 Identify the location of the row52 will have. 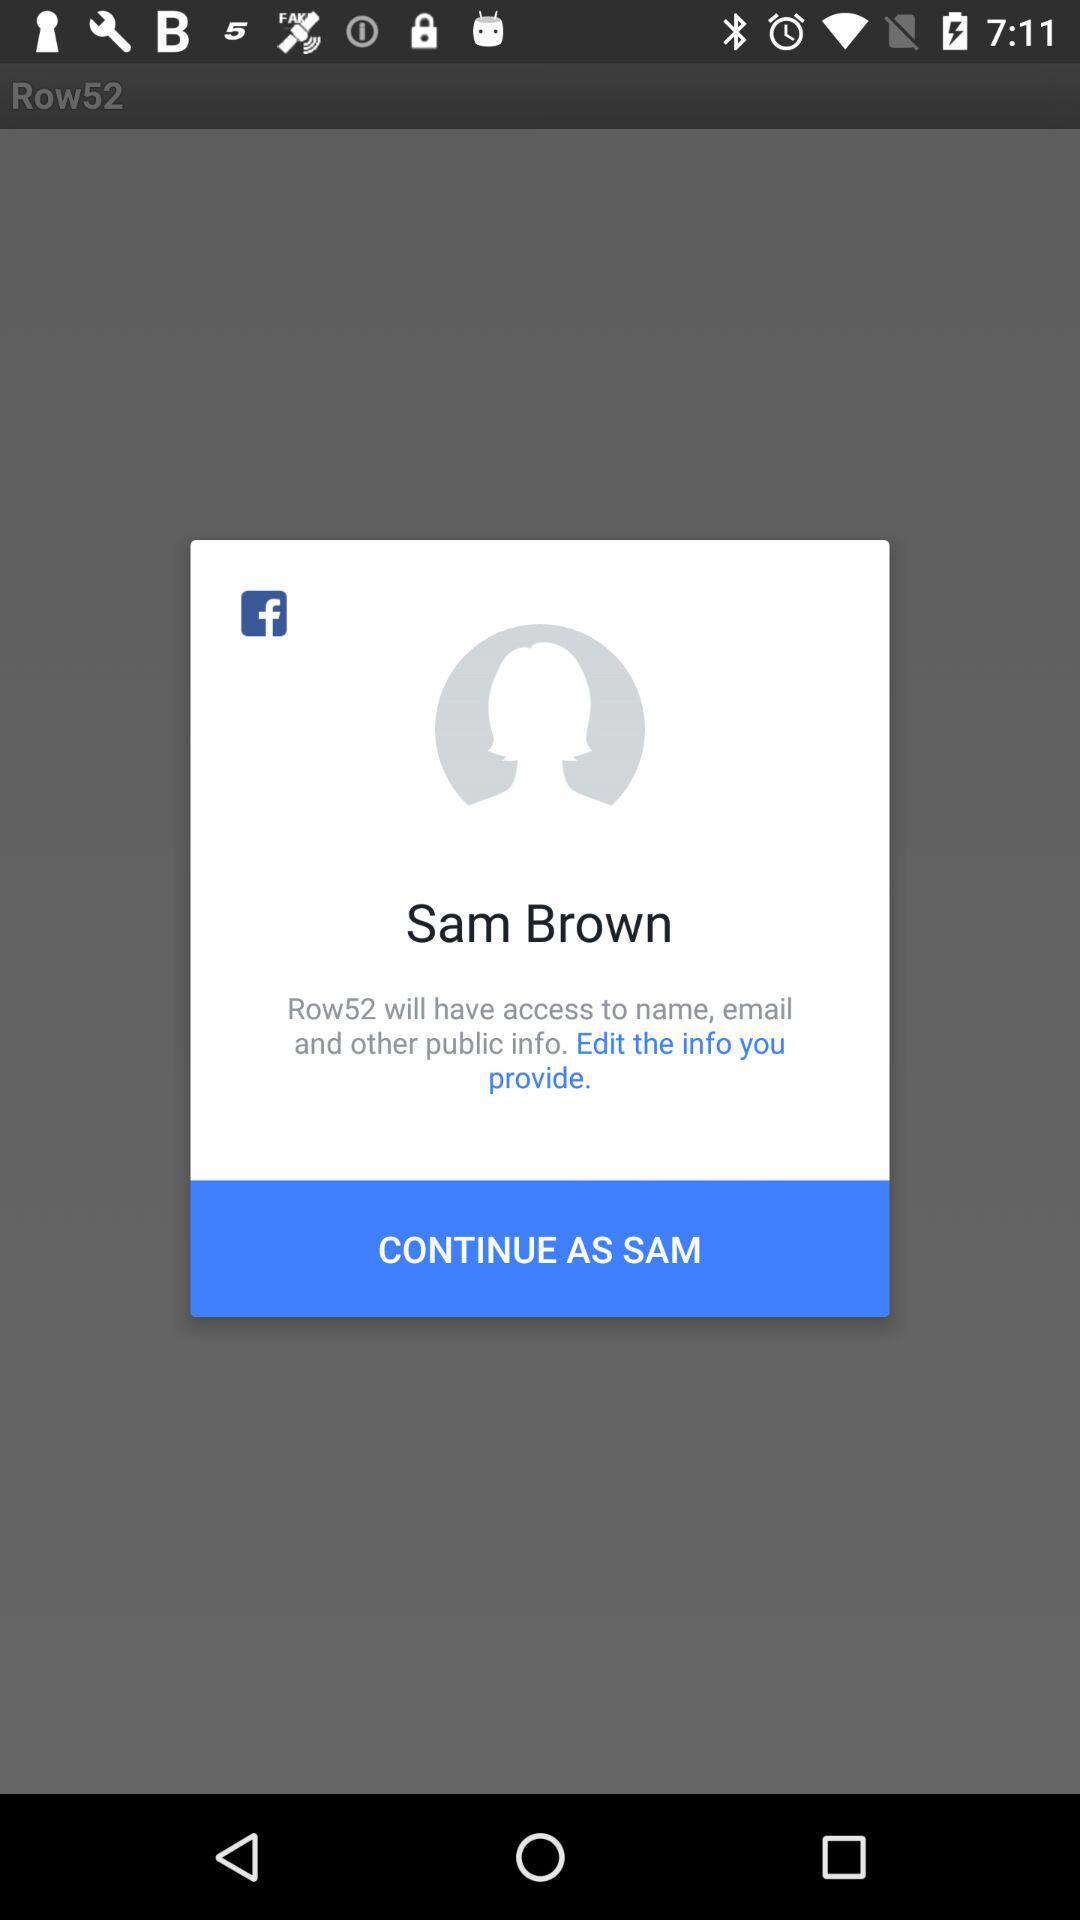
(540, 1041).